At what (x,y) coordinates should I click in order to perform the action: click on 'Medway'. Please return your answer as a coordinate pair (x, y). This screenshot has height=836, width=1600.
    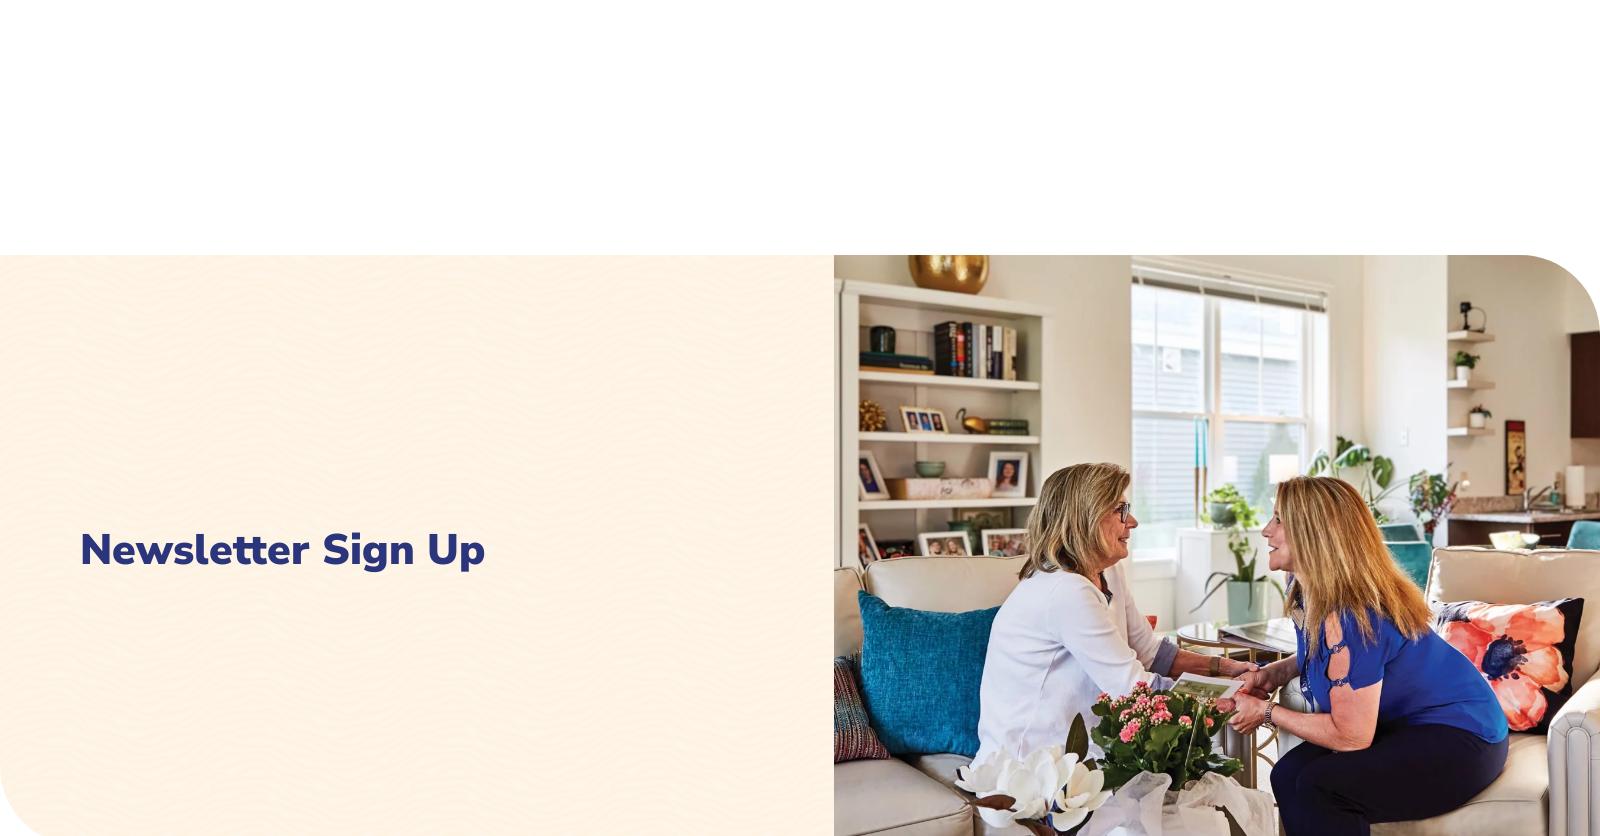
    Looking at the image, I should click on (623, 289).